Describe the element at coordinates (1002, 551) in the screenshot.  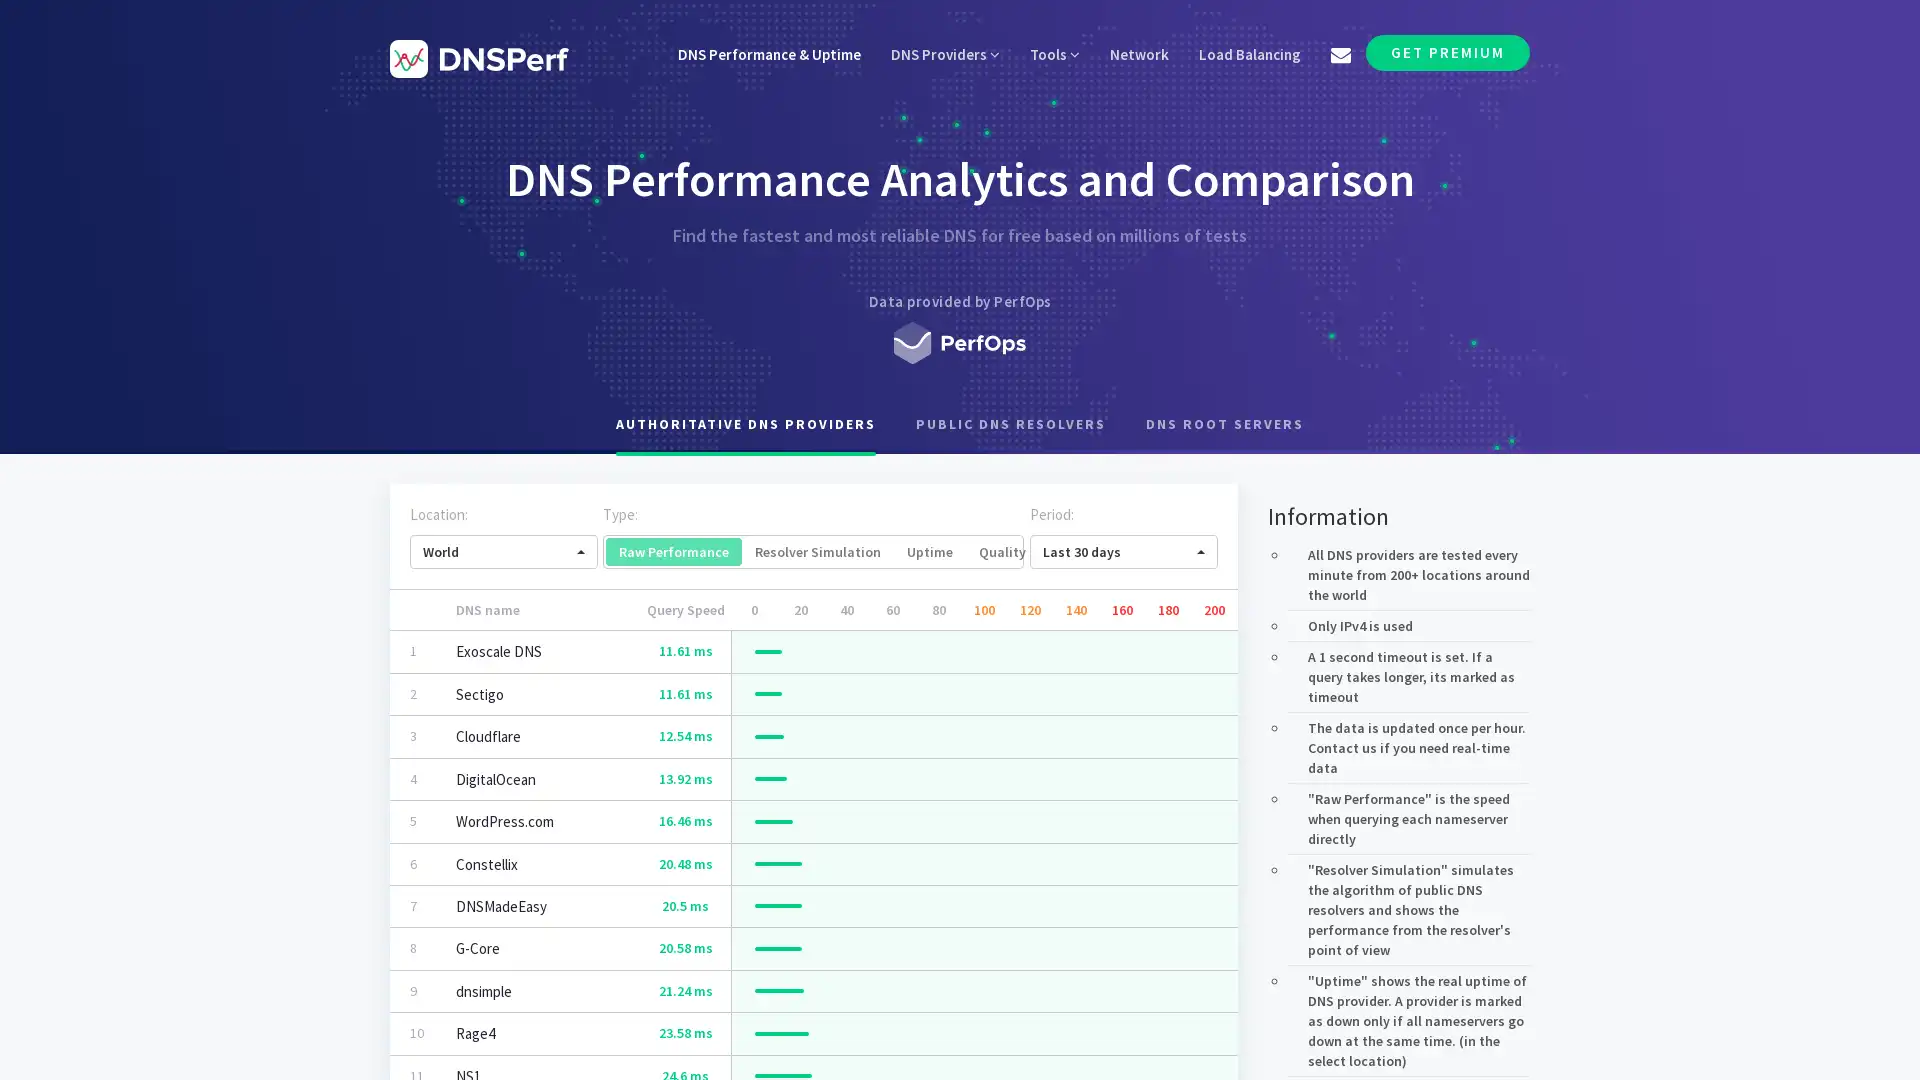
I see `Quality` at that location.